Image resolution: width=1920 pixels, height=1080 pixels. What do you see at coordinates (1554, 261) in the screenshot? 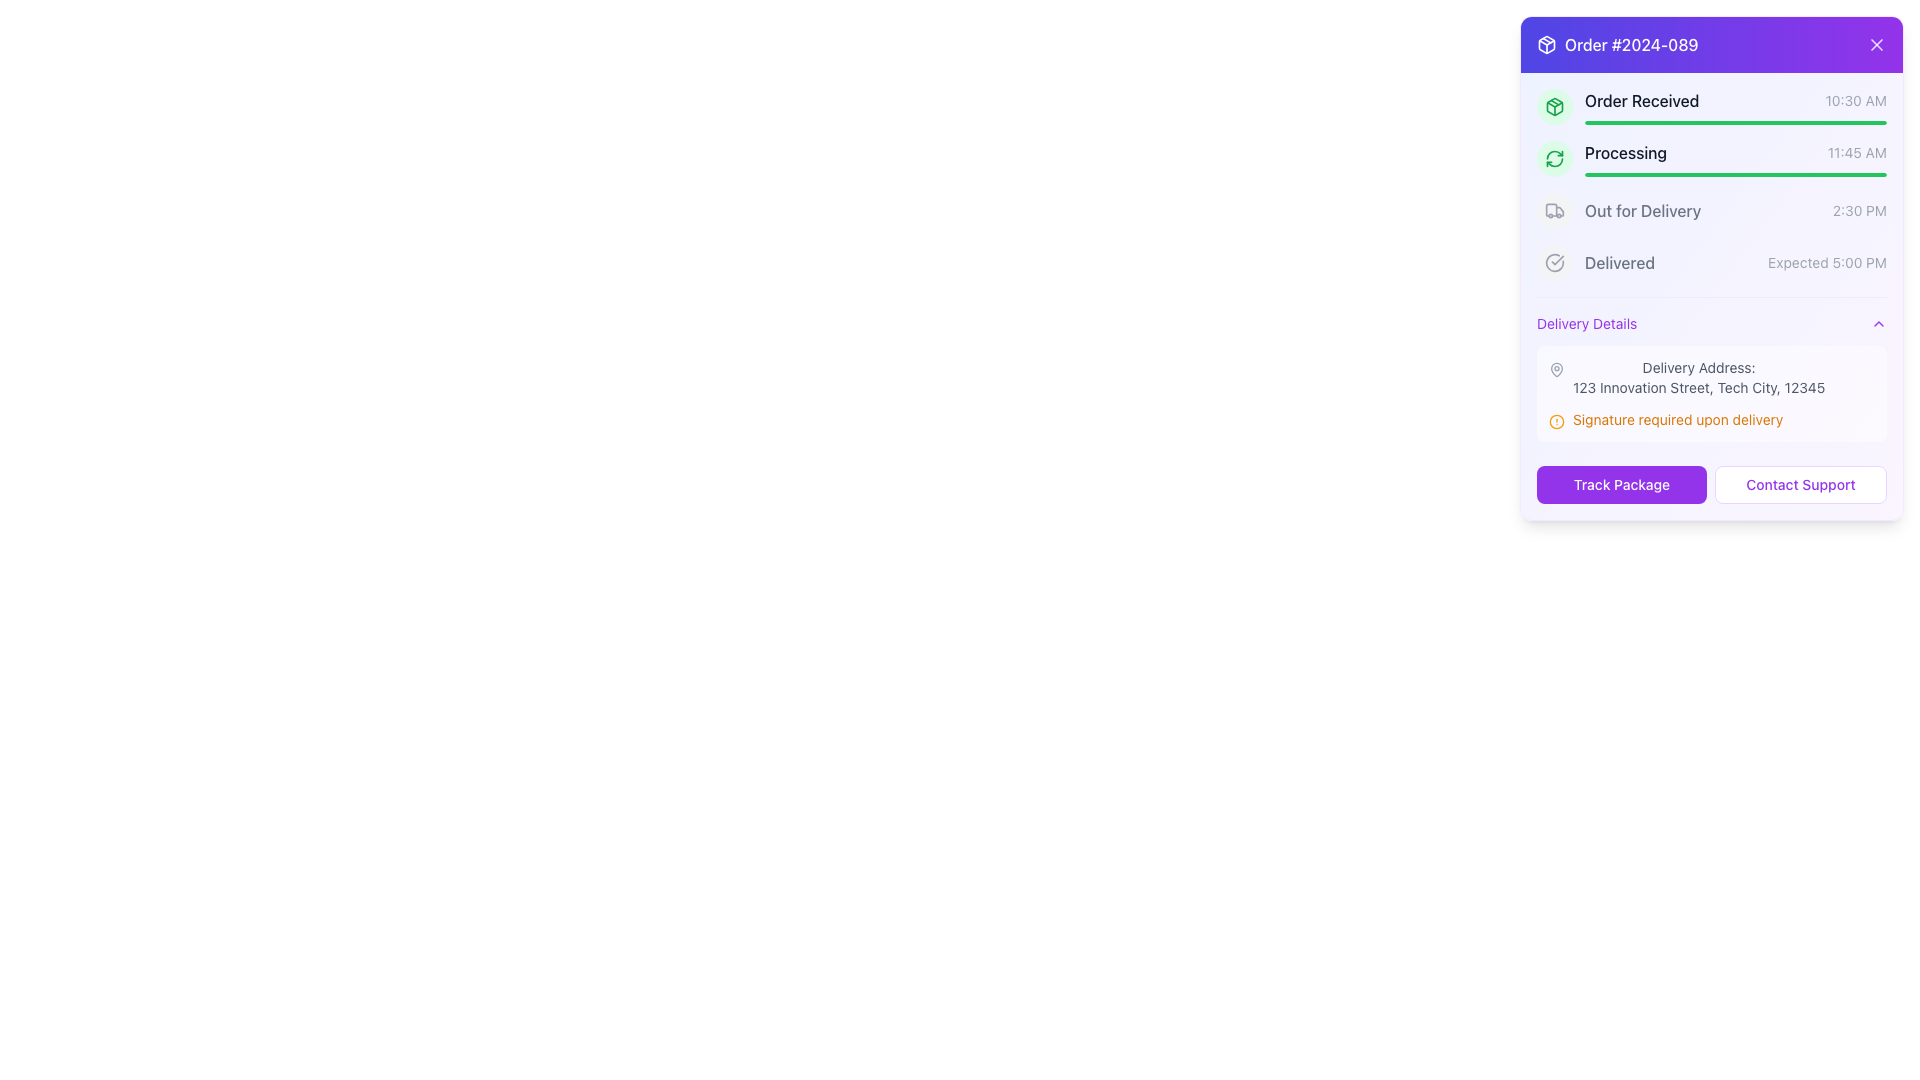
I see `the circular graphical component, which is a segment of an icon within an SVG element, located to the right of the 'Order Received' text` at bounding box center [1554, 261].